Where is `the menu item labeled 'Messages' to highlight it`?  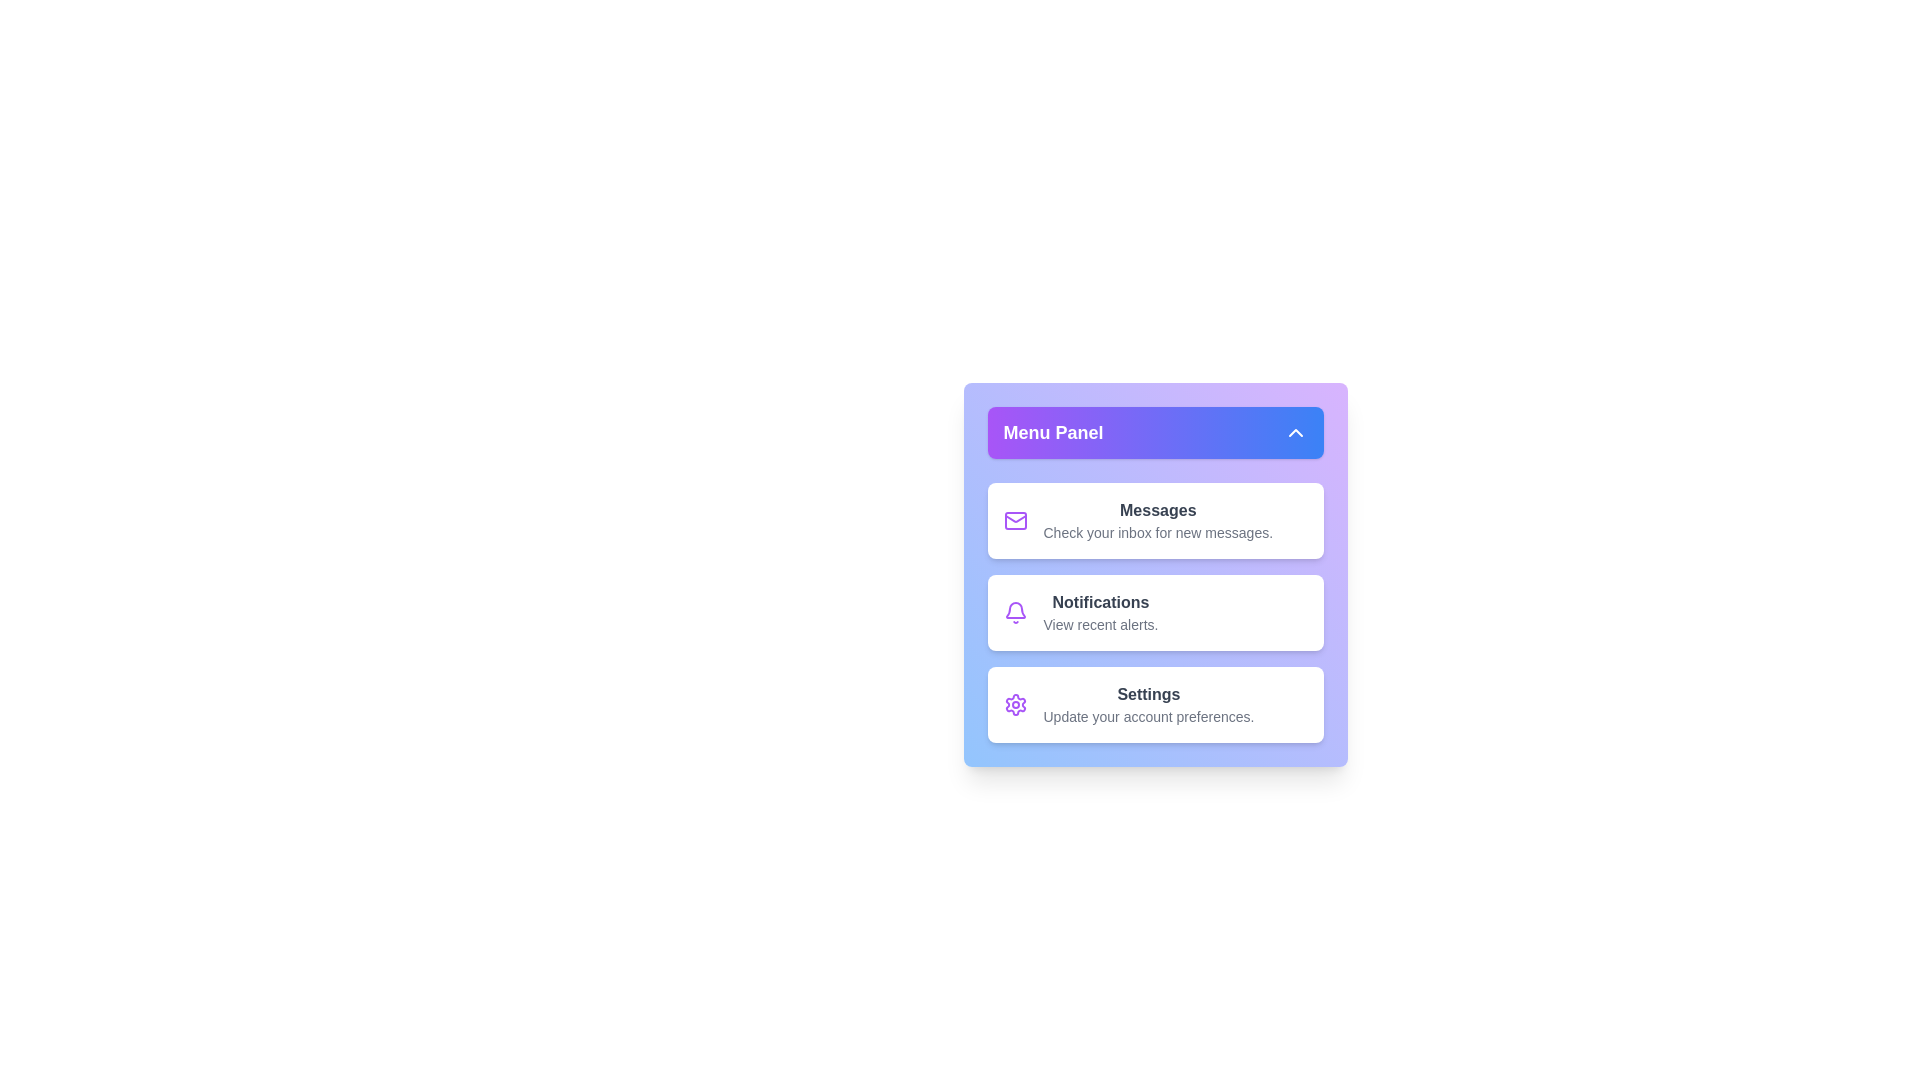
the menu item labeled 'Messages' to highlight it is located at coordinates (1155, 519).